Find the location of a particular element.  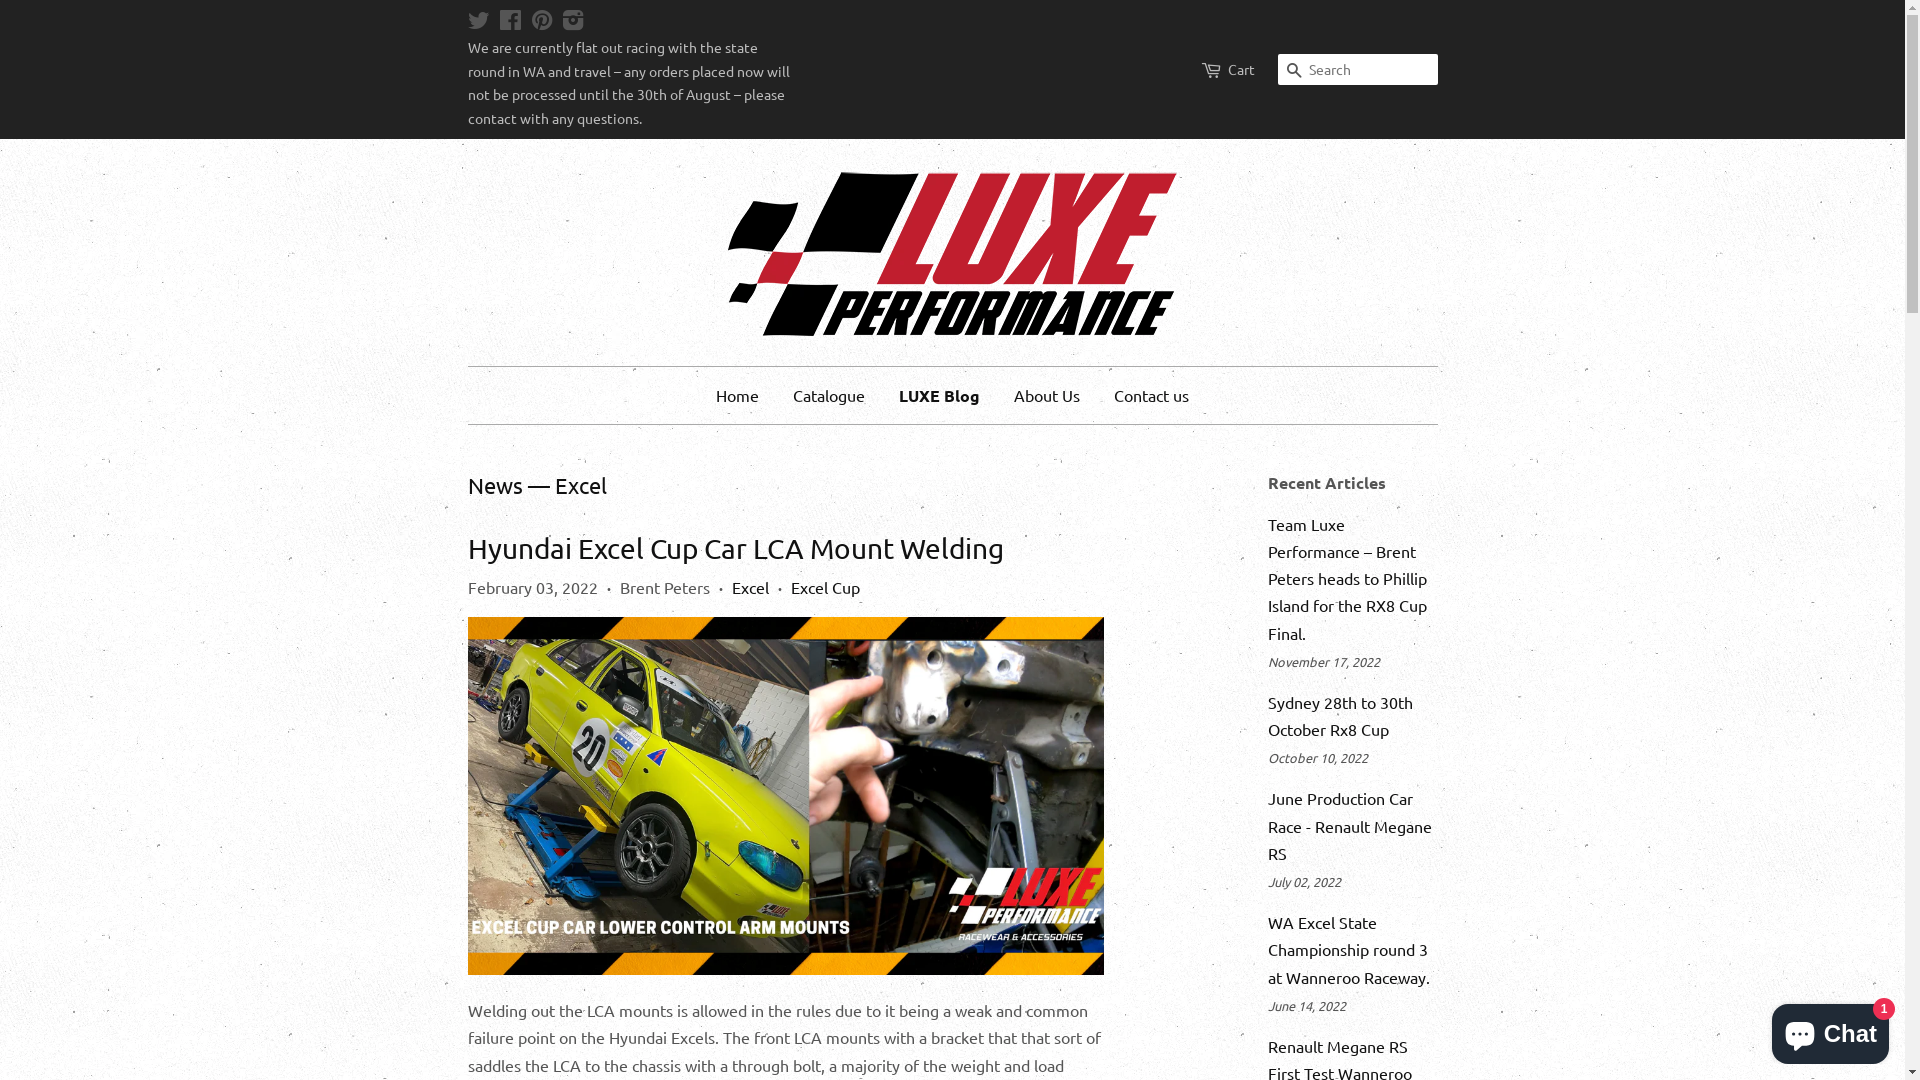

'Facebook' is located at coordinates (509, 23).